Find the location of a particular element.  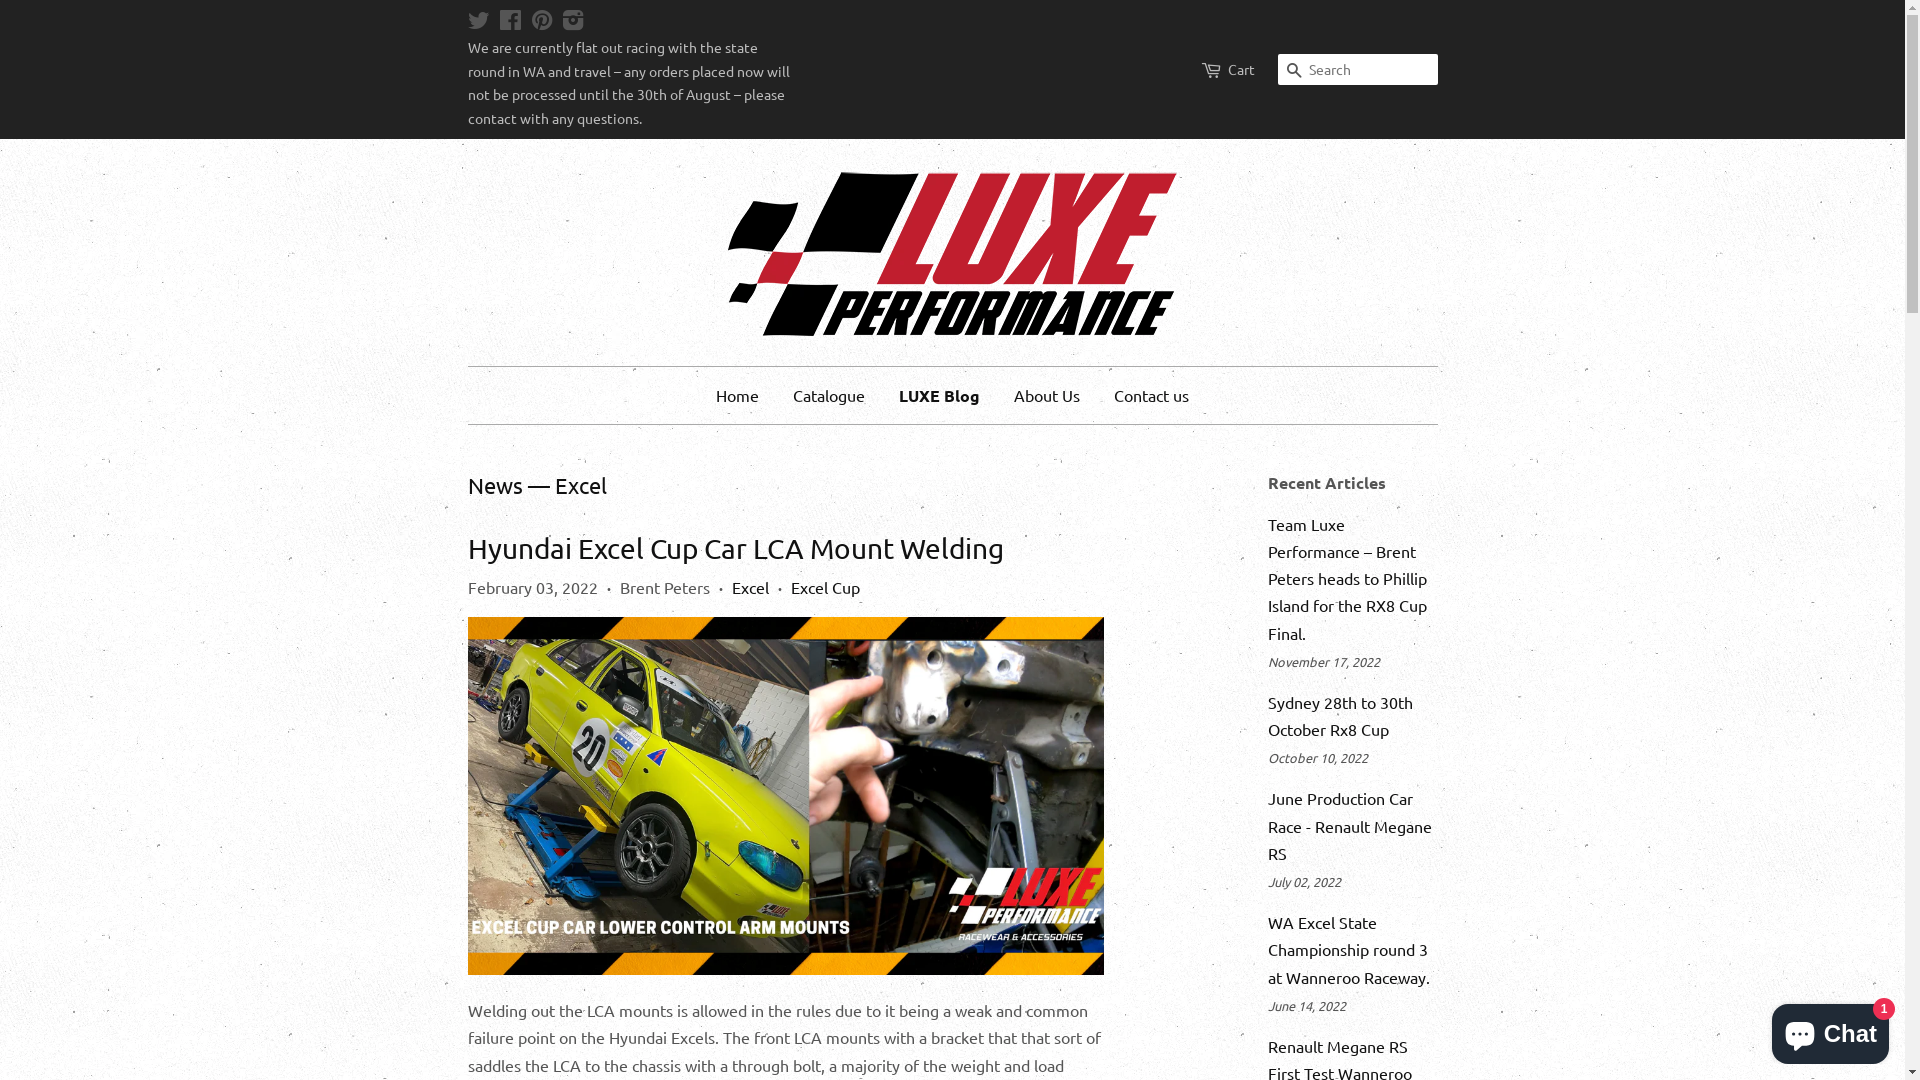

'Facebook' is located at coordinates (509, 23).